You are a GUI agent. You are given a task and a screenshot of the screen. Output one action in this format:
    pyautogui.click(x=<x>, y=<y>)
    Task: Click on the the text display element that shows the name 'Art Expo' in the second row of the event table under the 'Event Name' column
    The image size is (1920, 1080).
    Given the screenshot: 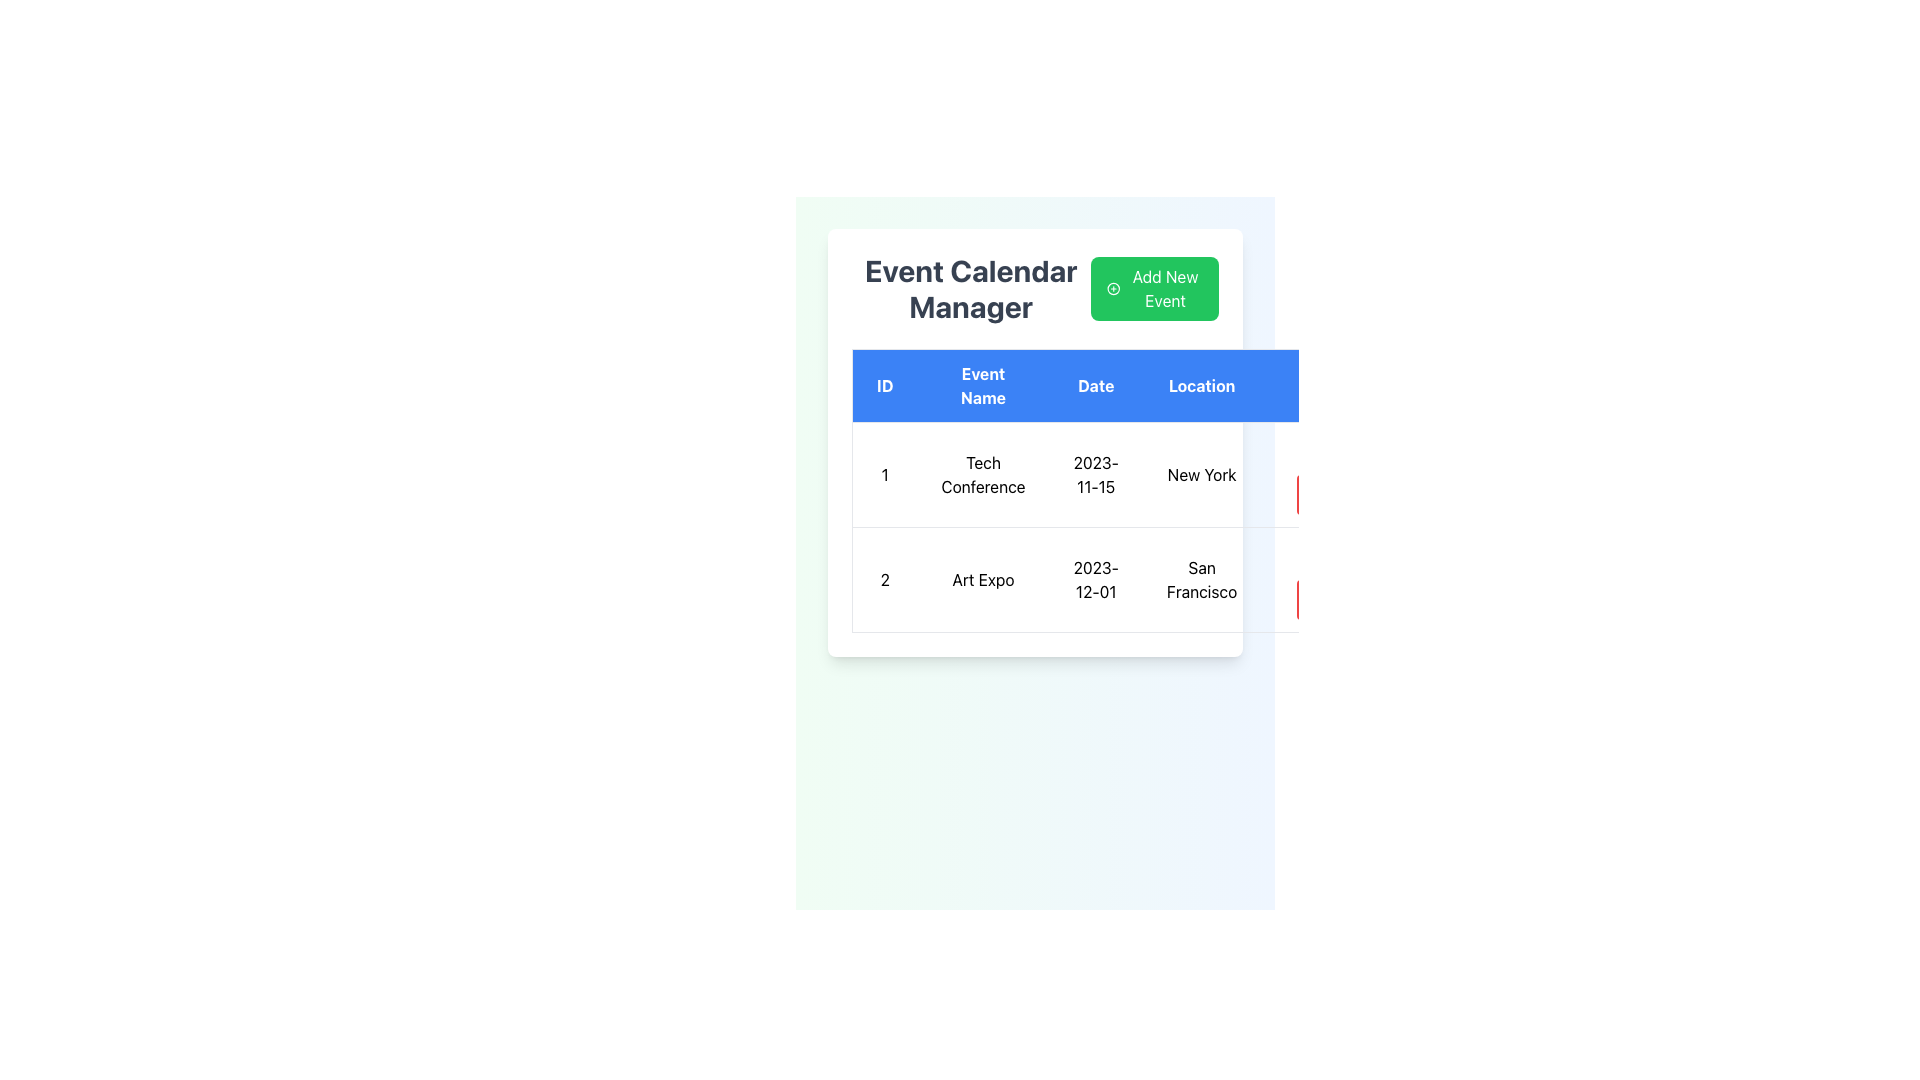 What is the action you would take?
    pyautogui.click(x=983, y=579)
    